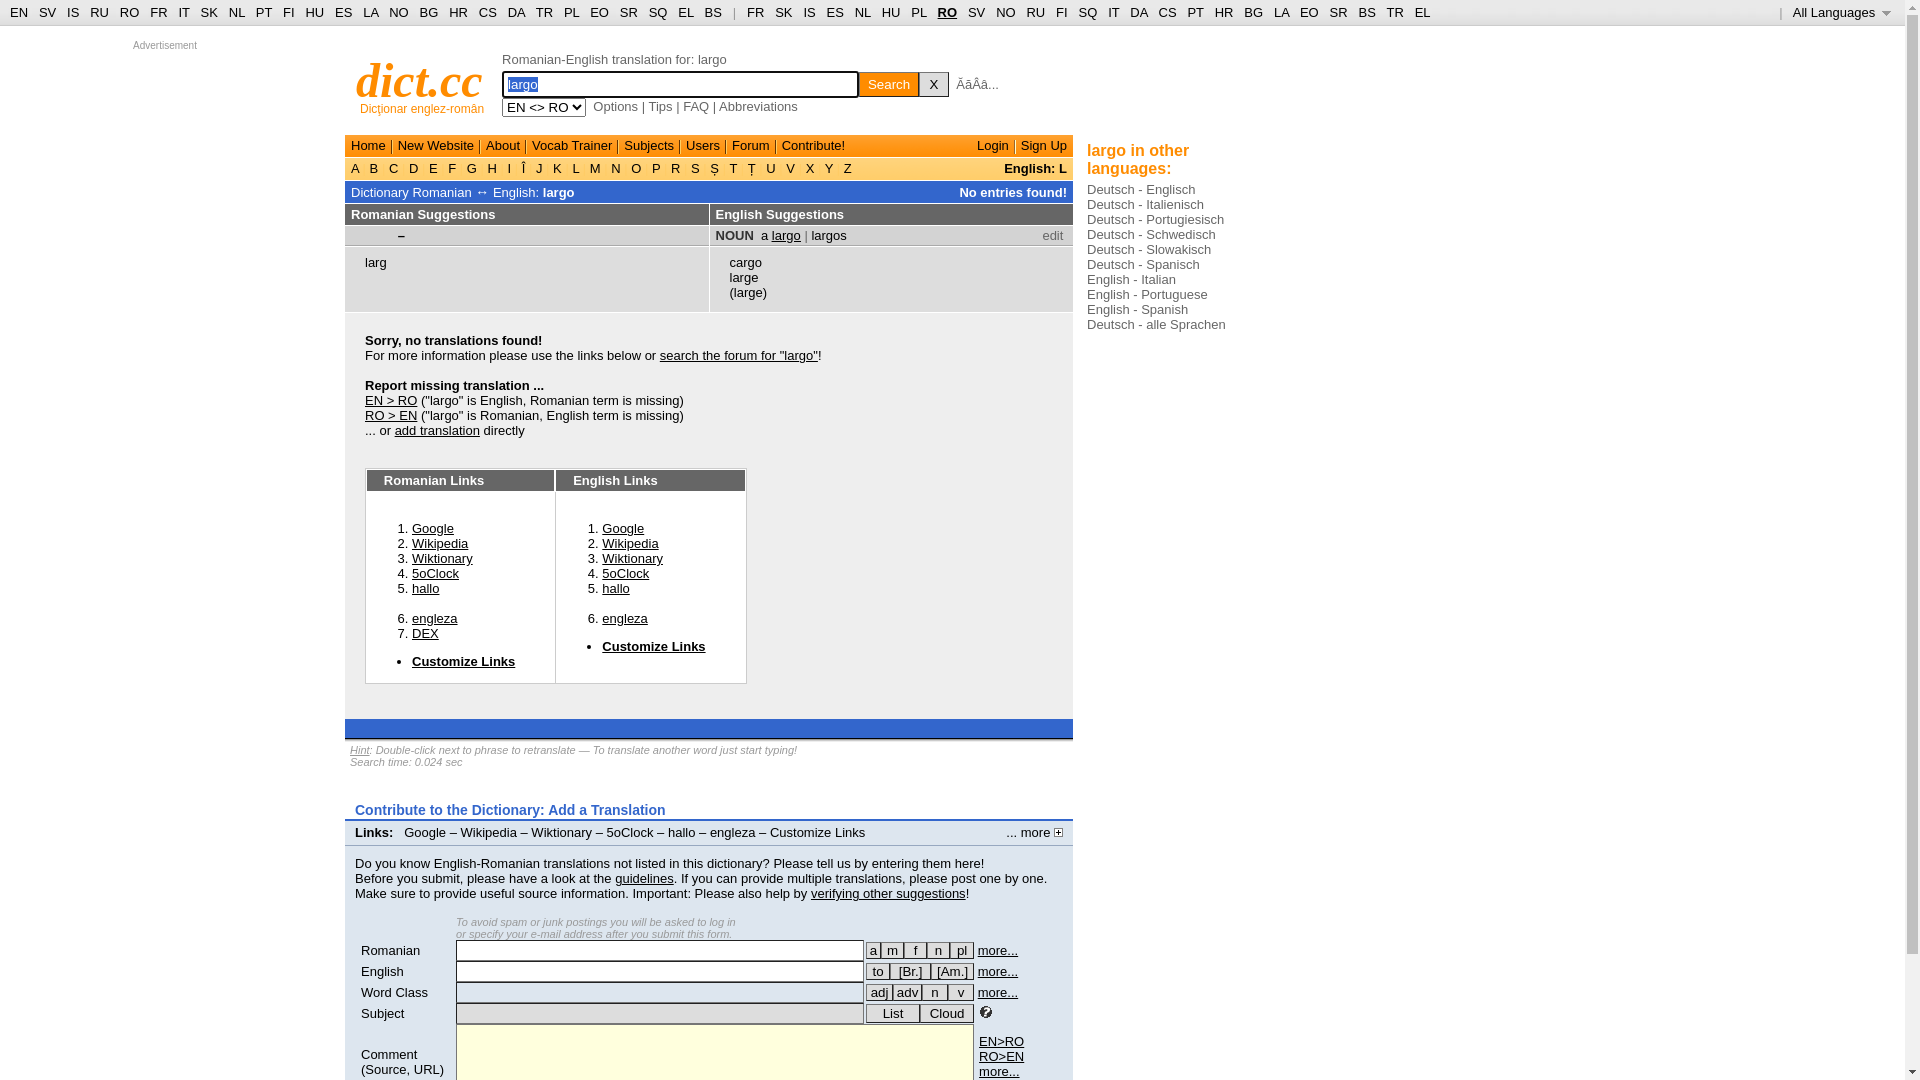 This screenshot has width=1920, height=1080. What do you see at coordinates (977, 144) in the screenshot?
I see `'Login'` at bounding box center [977, 144].